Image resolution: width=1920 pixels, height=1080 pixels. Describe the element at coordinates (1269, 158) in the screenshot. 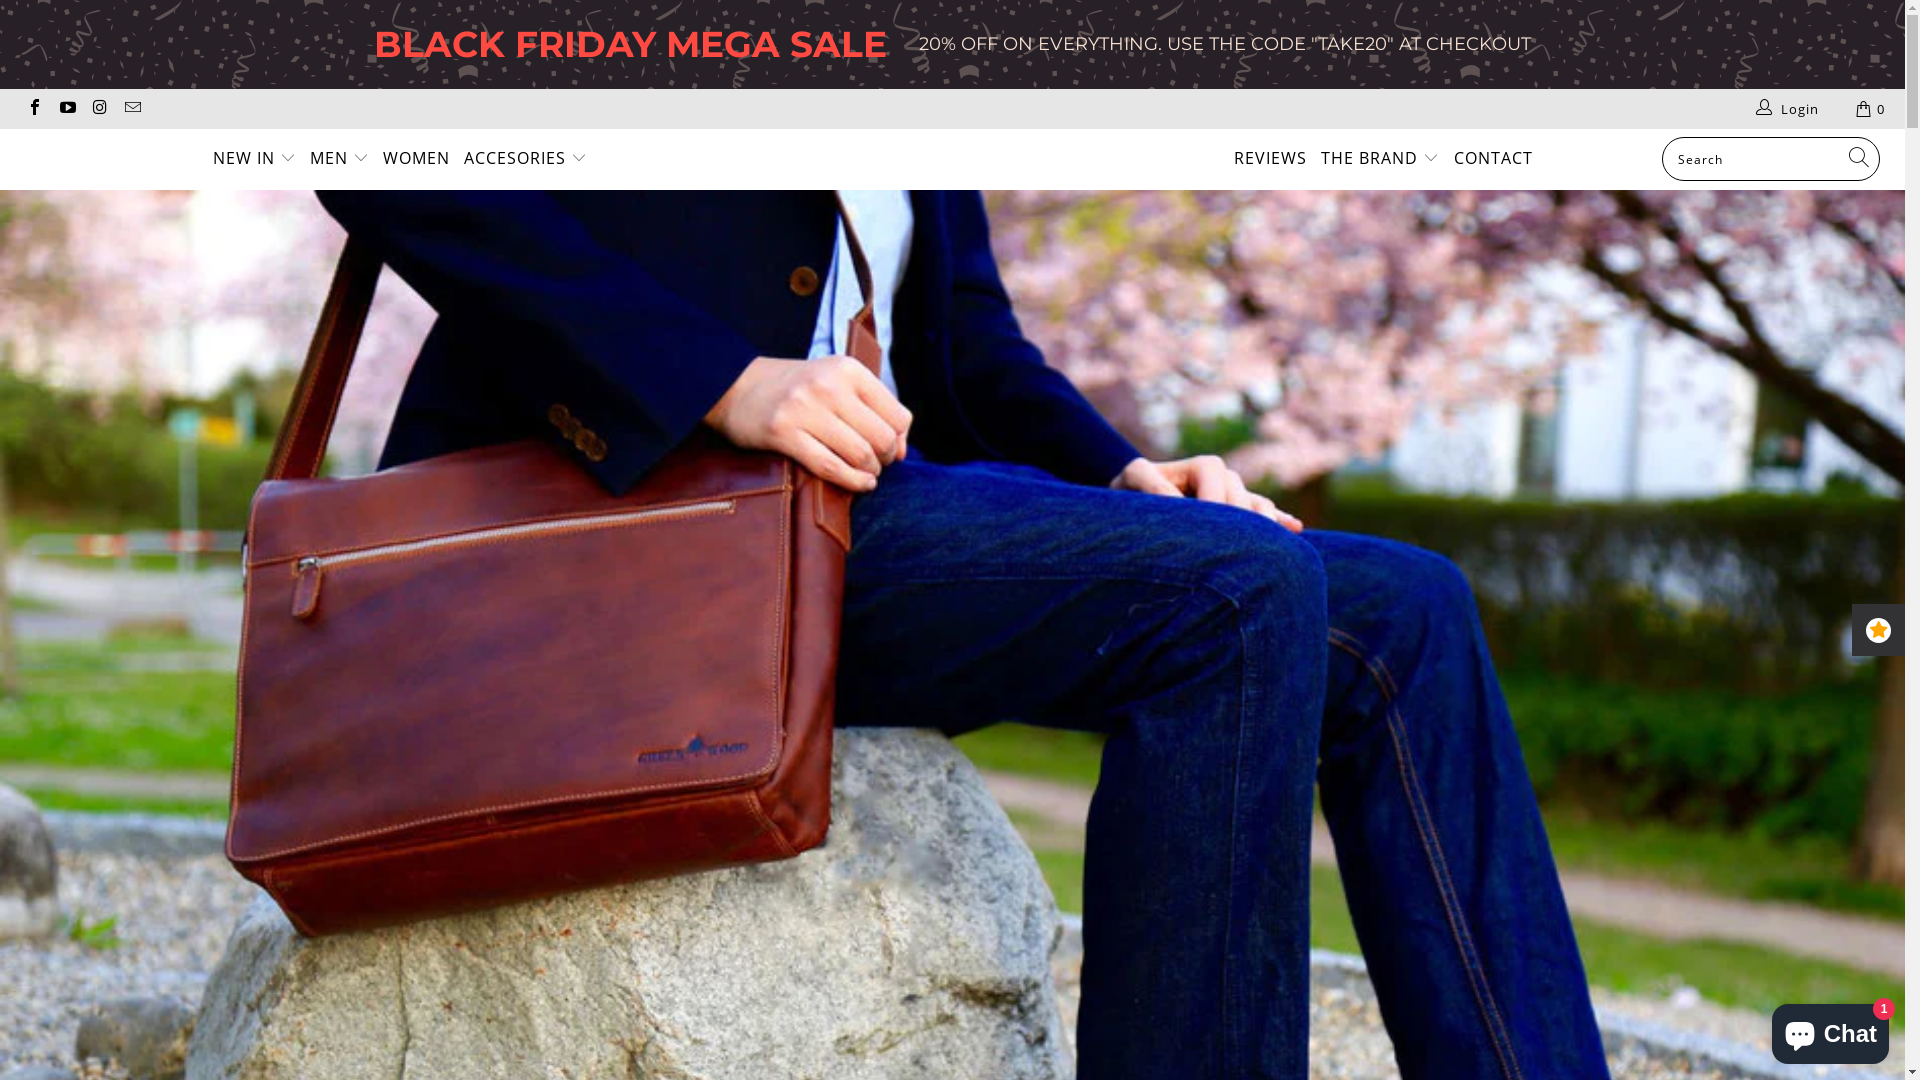

I see `'REVIEWS'` at that location.